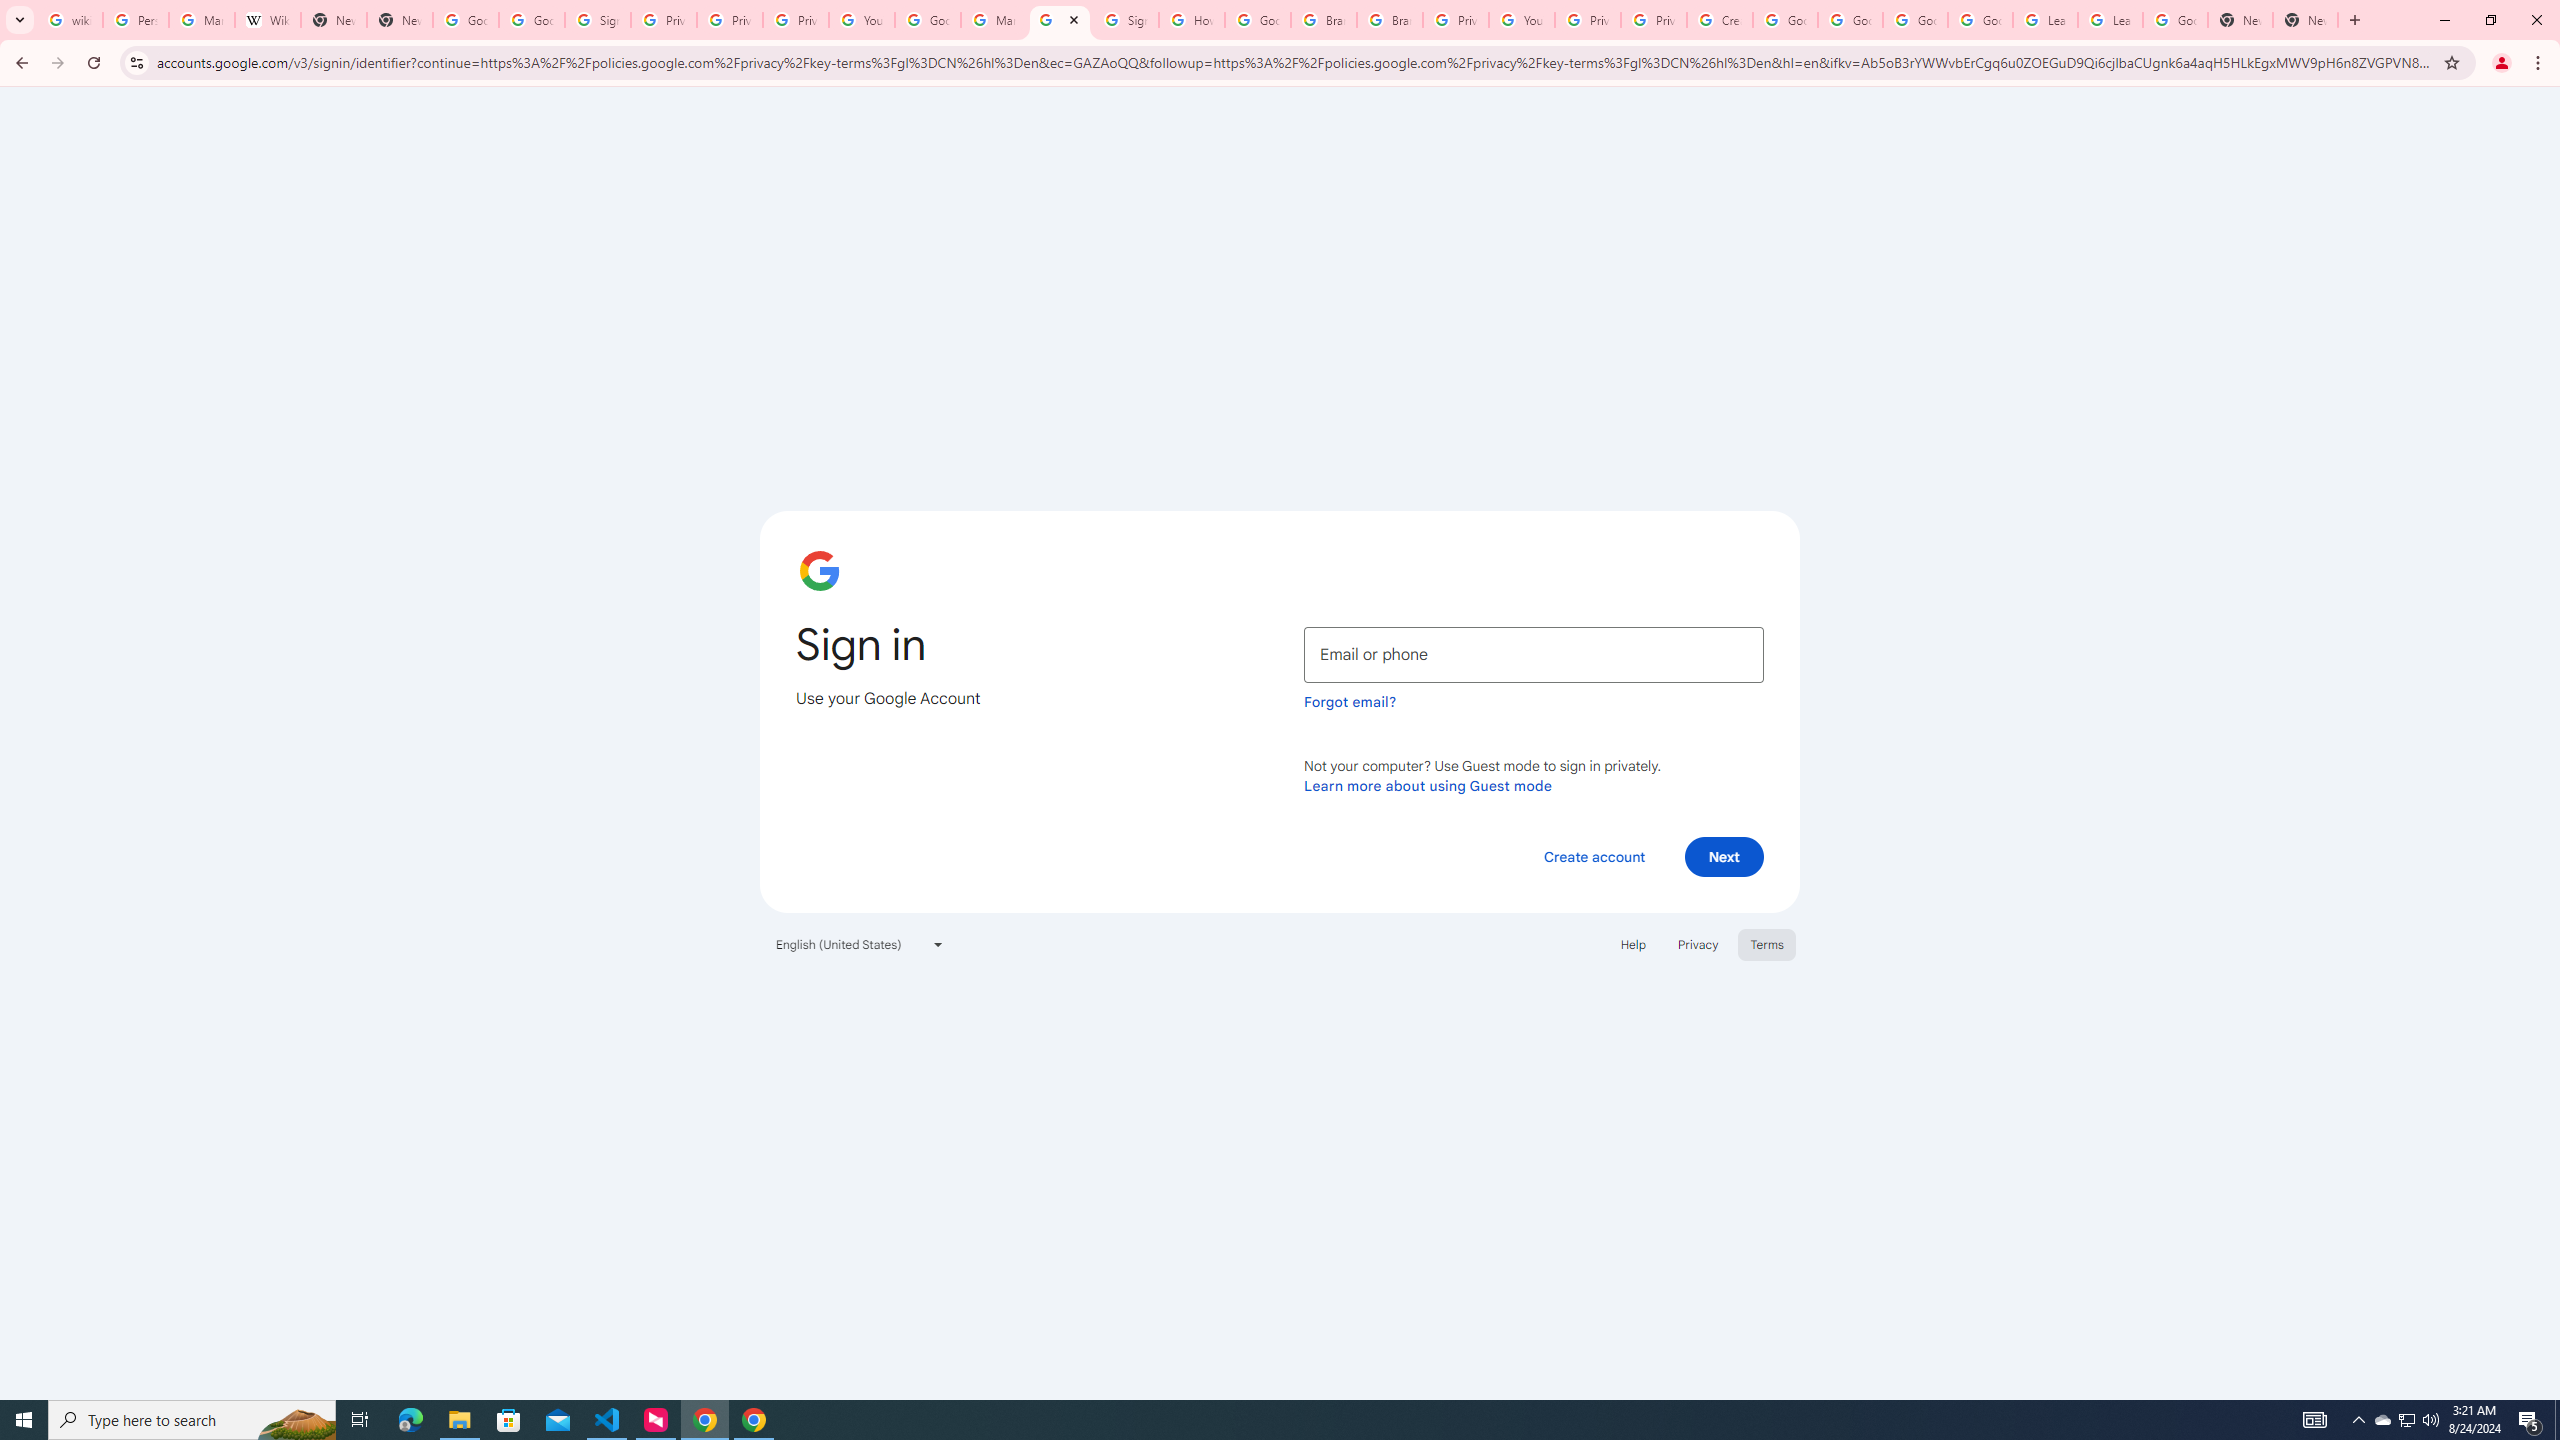 This screenshot has height=1440, width=2560. I want to click on 'Manage your Location History - Google Search Help', so click(199, 19).